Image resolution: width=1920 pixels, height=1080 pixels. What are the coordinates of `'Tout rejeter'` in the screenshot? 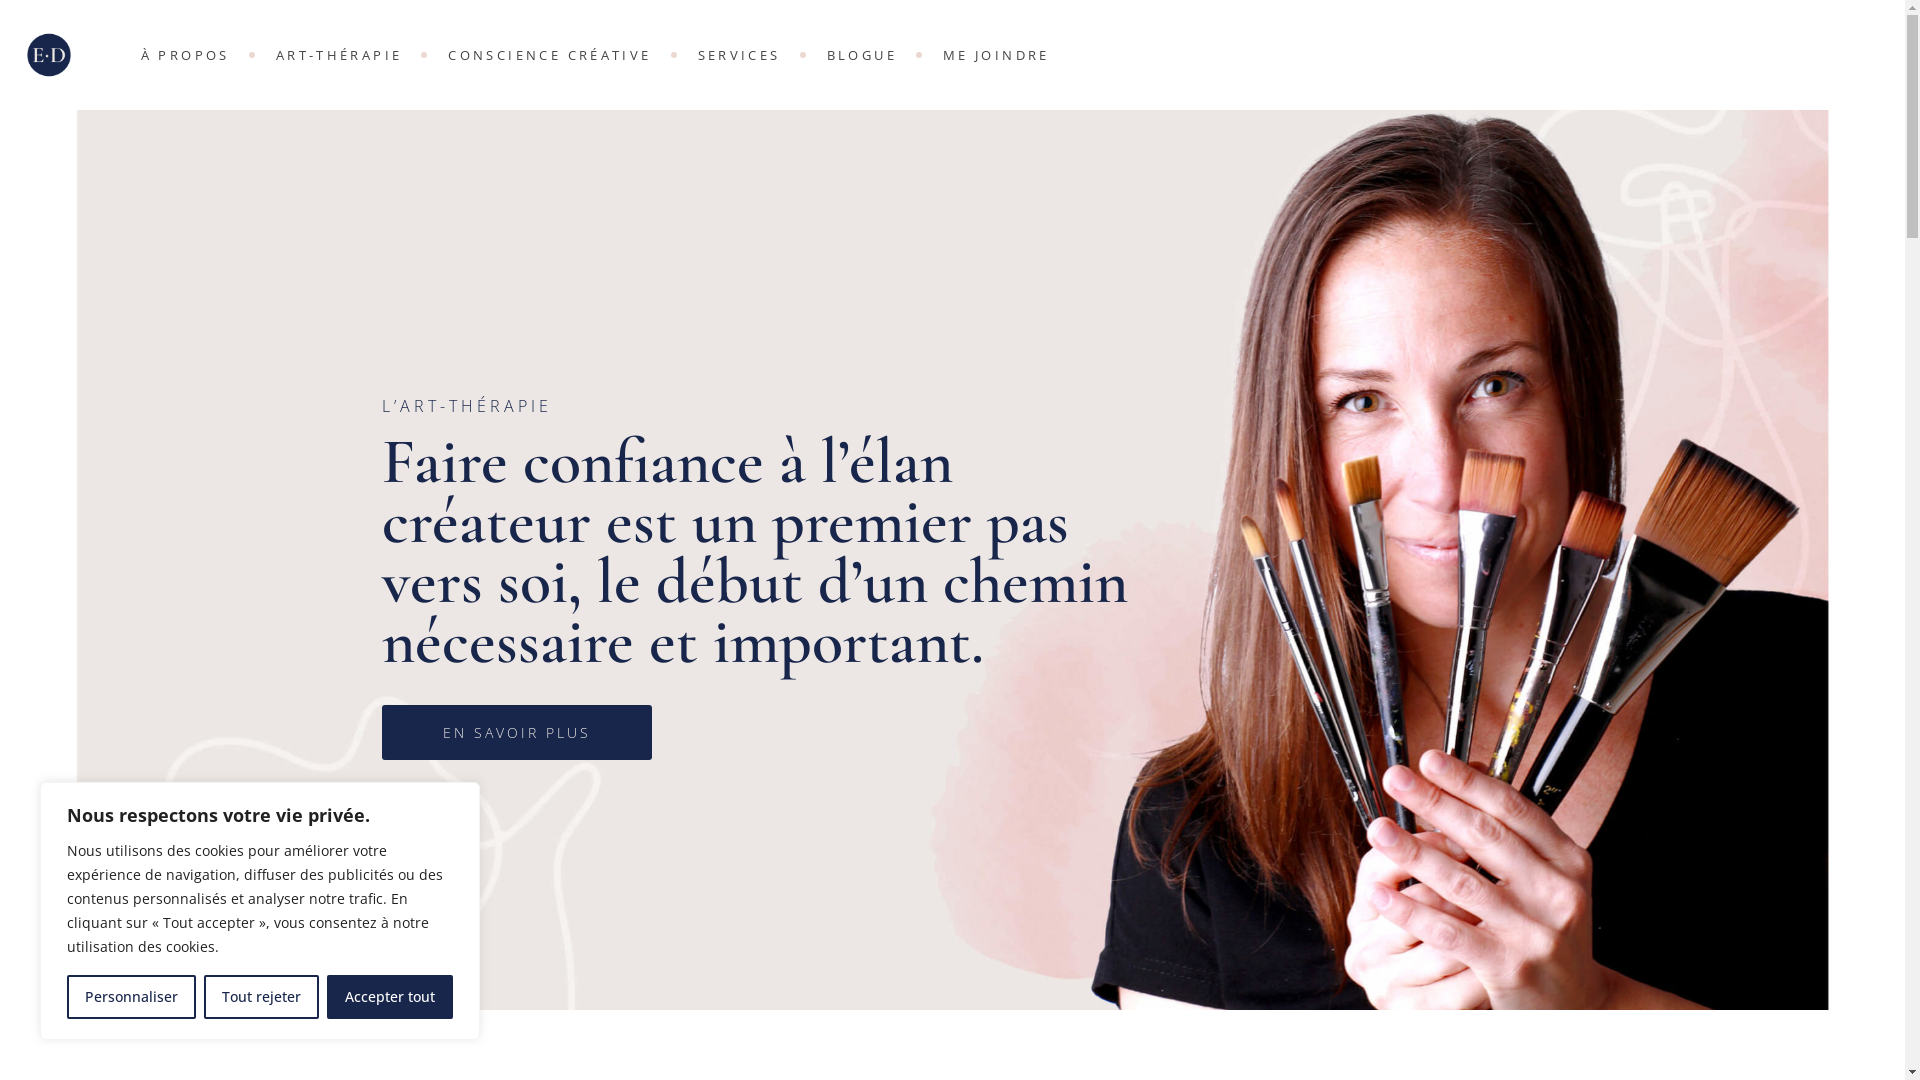 It's located at (203, 996).